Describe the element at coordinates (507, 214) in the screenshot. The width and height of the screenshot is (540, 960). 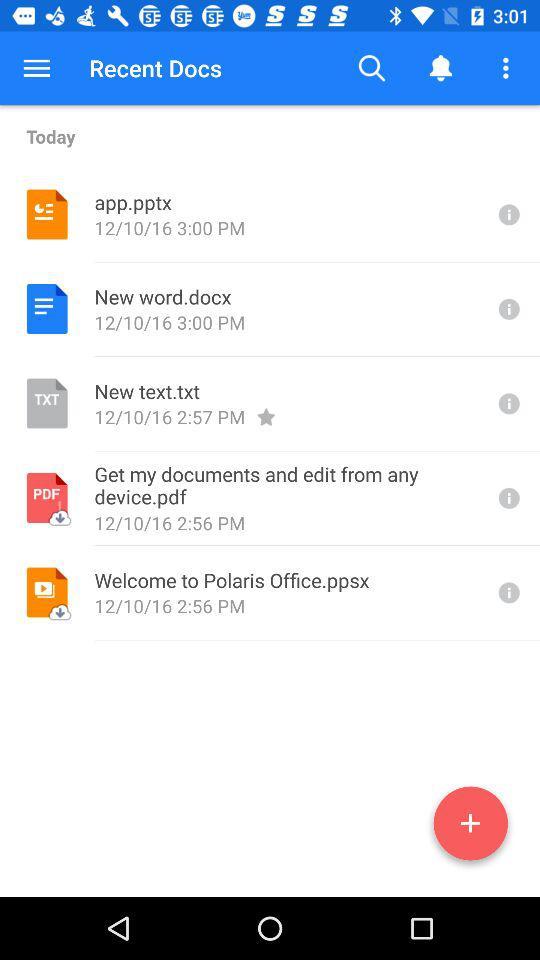
I see `information` at that location.